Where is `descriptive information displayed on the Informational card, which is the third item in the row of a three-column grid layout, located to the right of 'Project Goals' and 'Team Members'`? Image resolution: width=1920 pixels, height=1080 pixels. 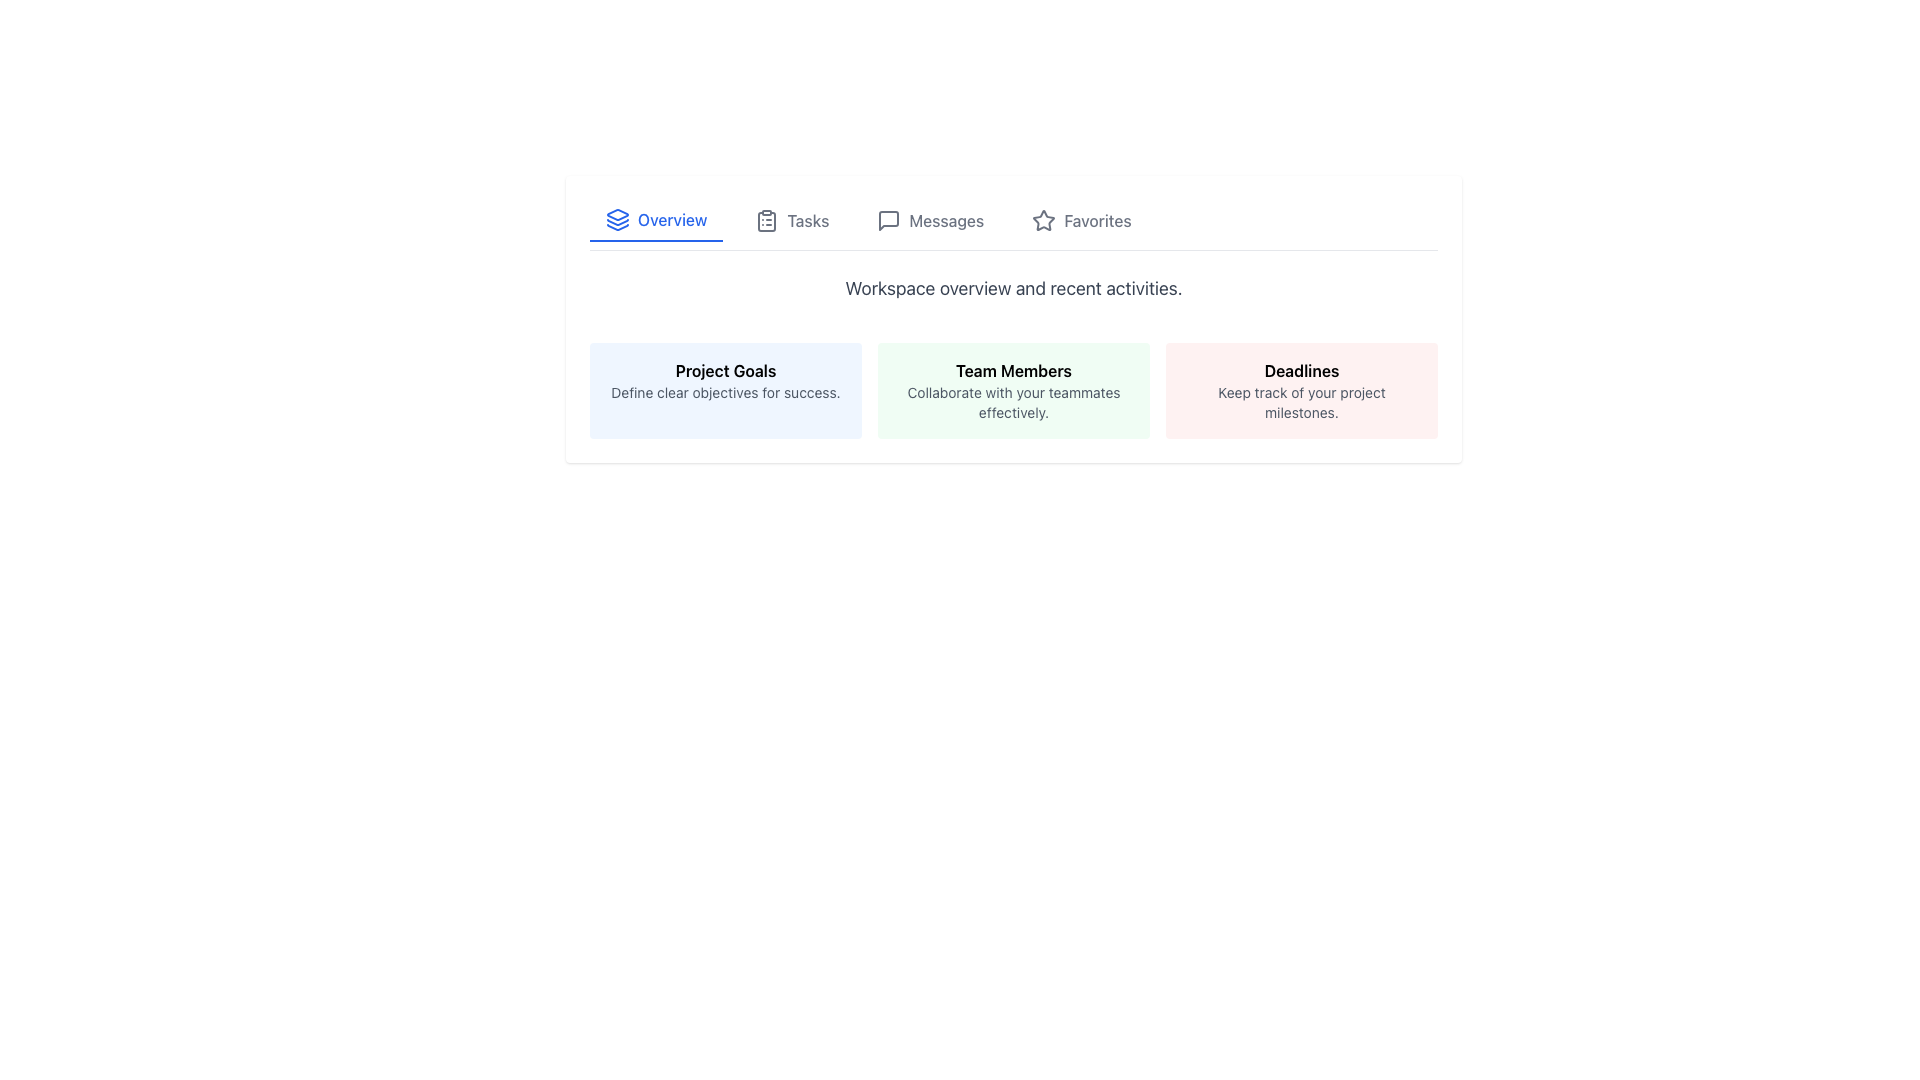
descriptive information displayed on the Informational card, which is the third item in the row of a three-column grid layout, located to the right of 'Project Goals' and 'Team Members' is located at coordinates (1301, 390).